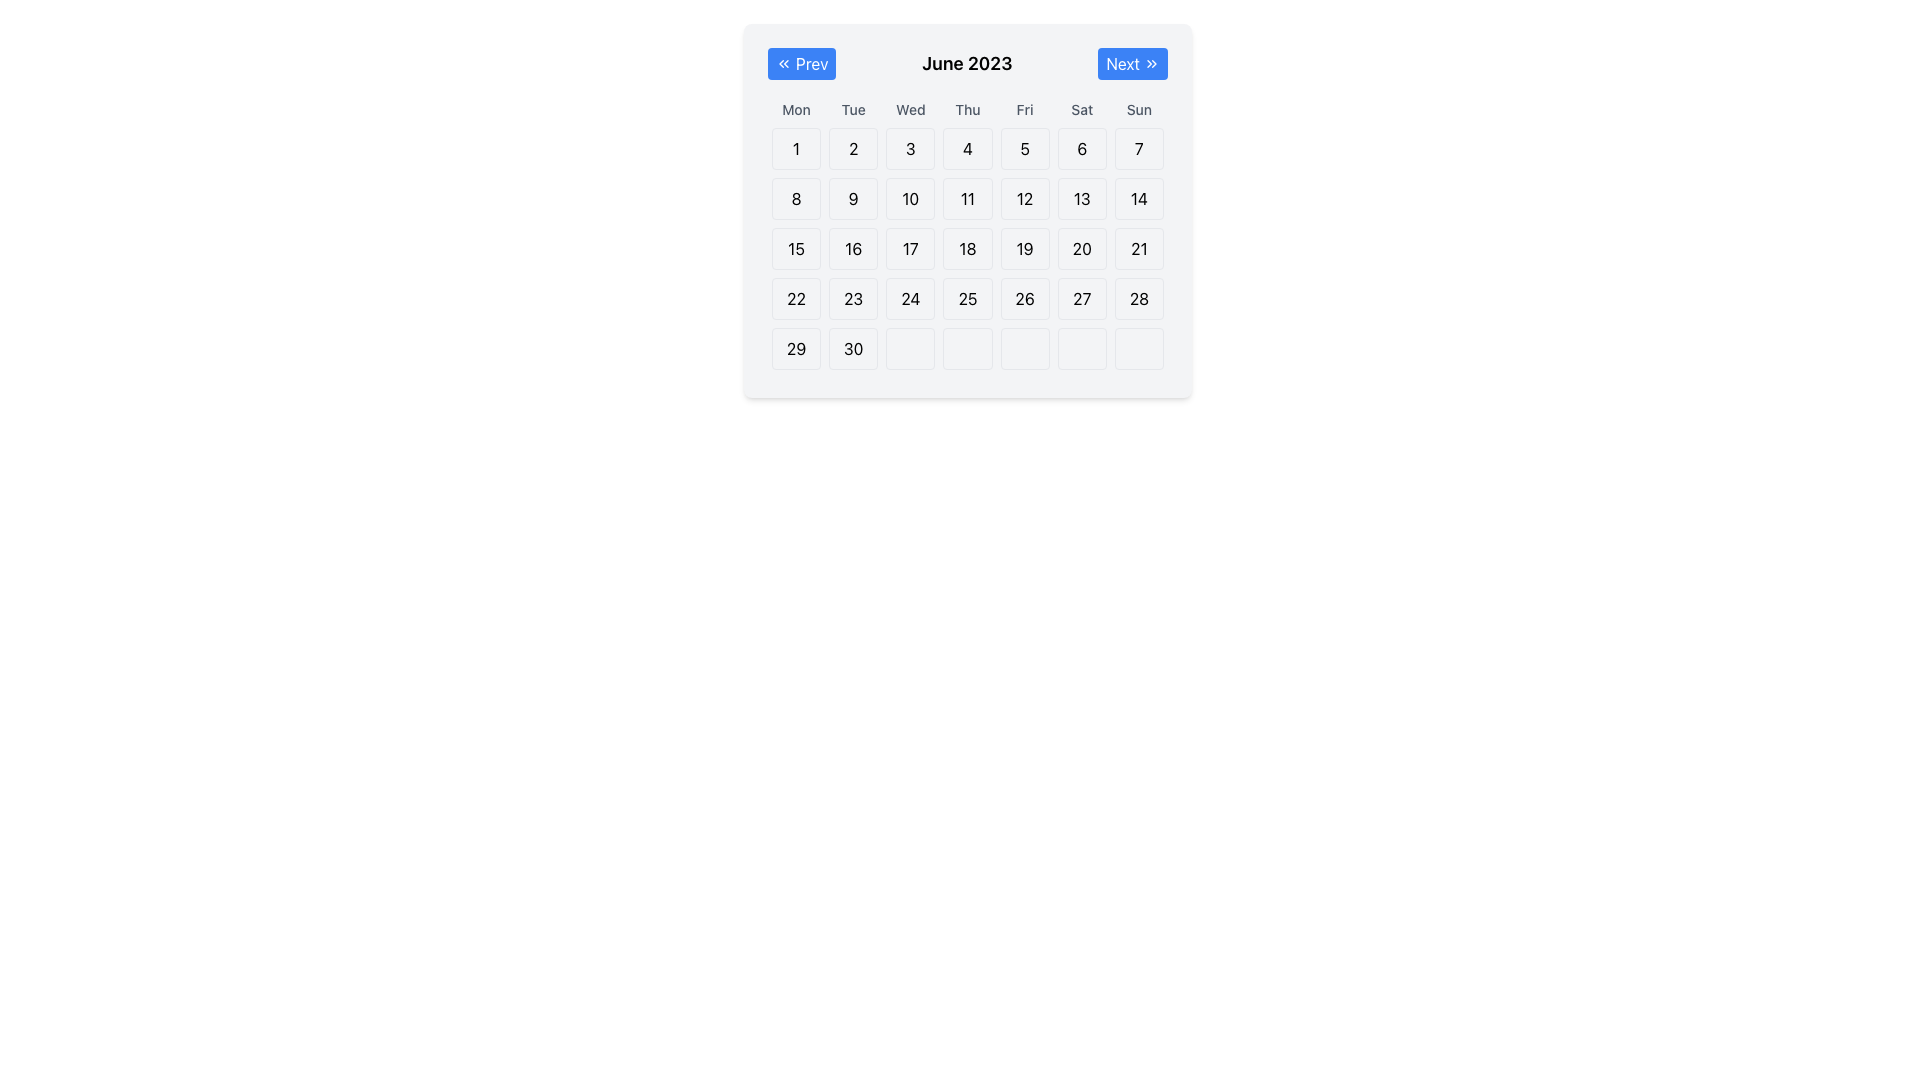 The width and height of the screenshot is (1920, 1080). I want to click on the button representing the 28th day of the calendar month, so click(1139, 299).